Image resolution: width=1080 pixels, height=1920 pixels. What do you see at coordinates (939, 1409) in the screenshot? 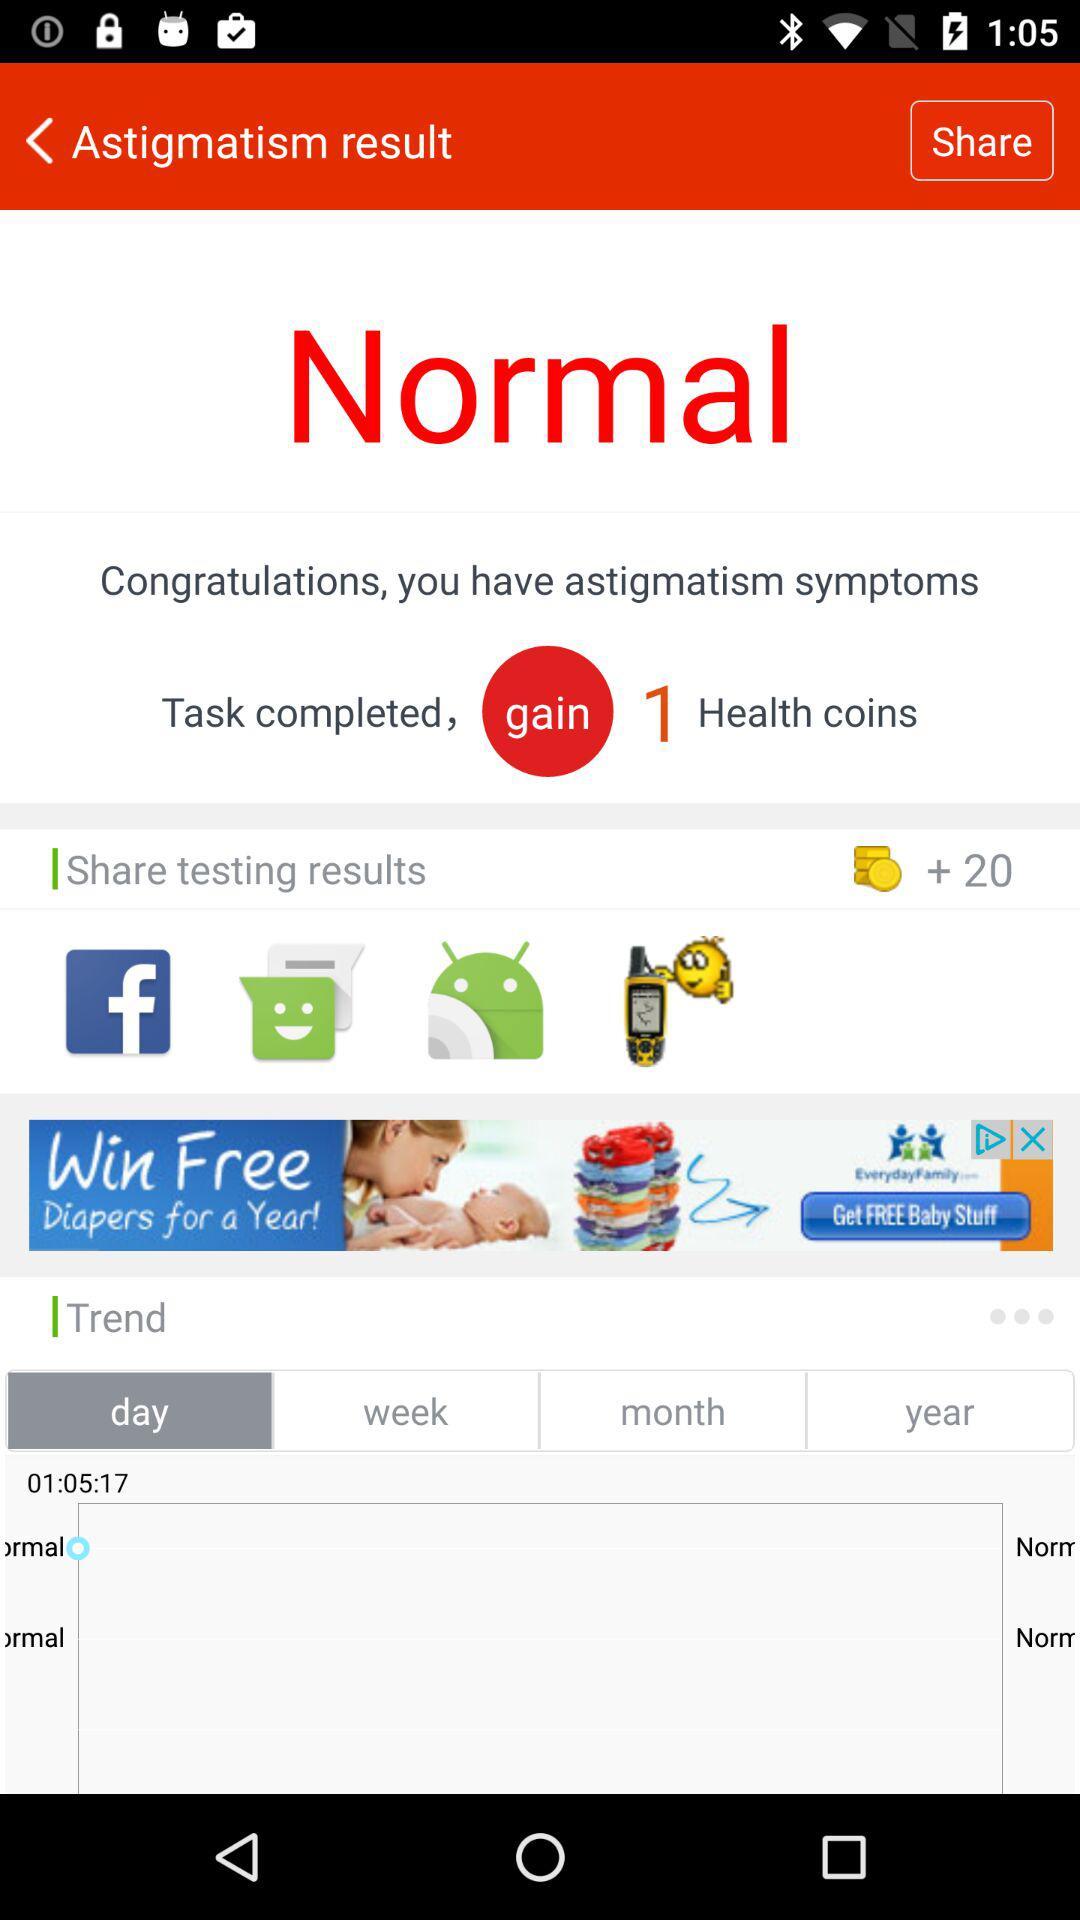
I see `the year` at bounding box center [939, 1409].